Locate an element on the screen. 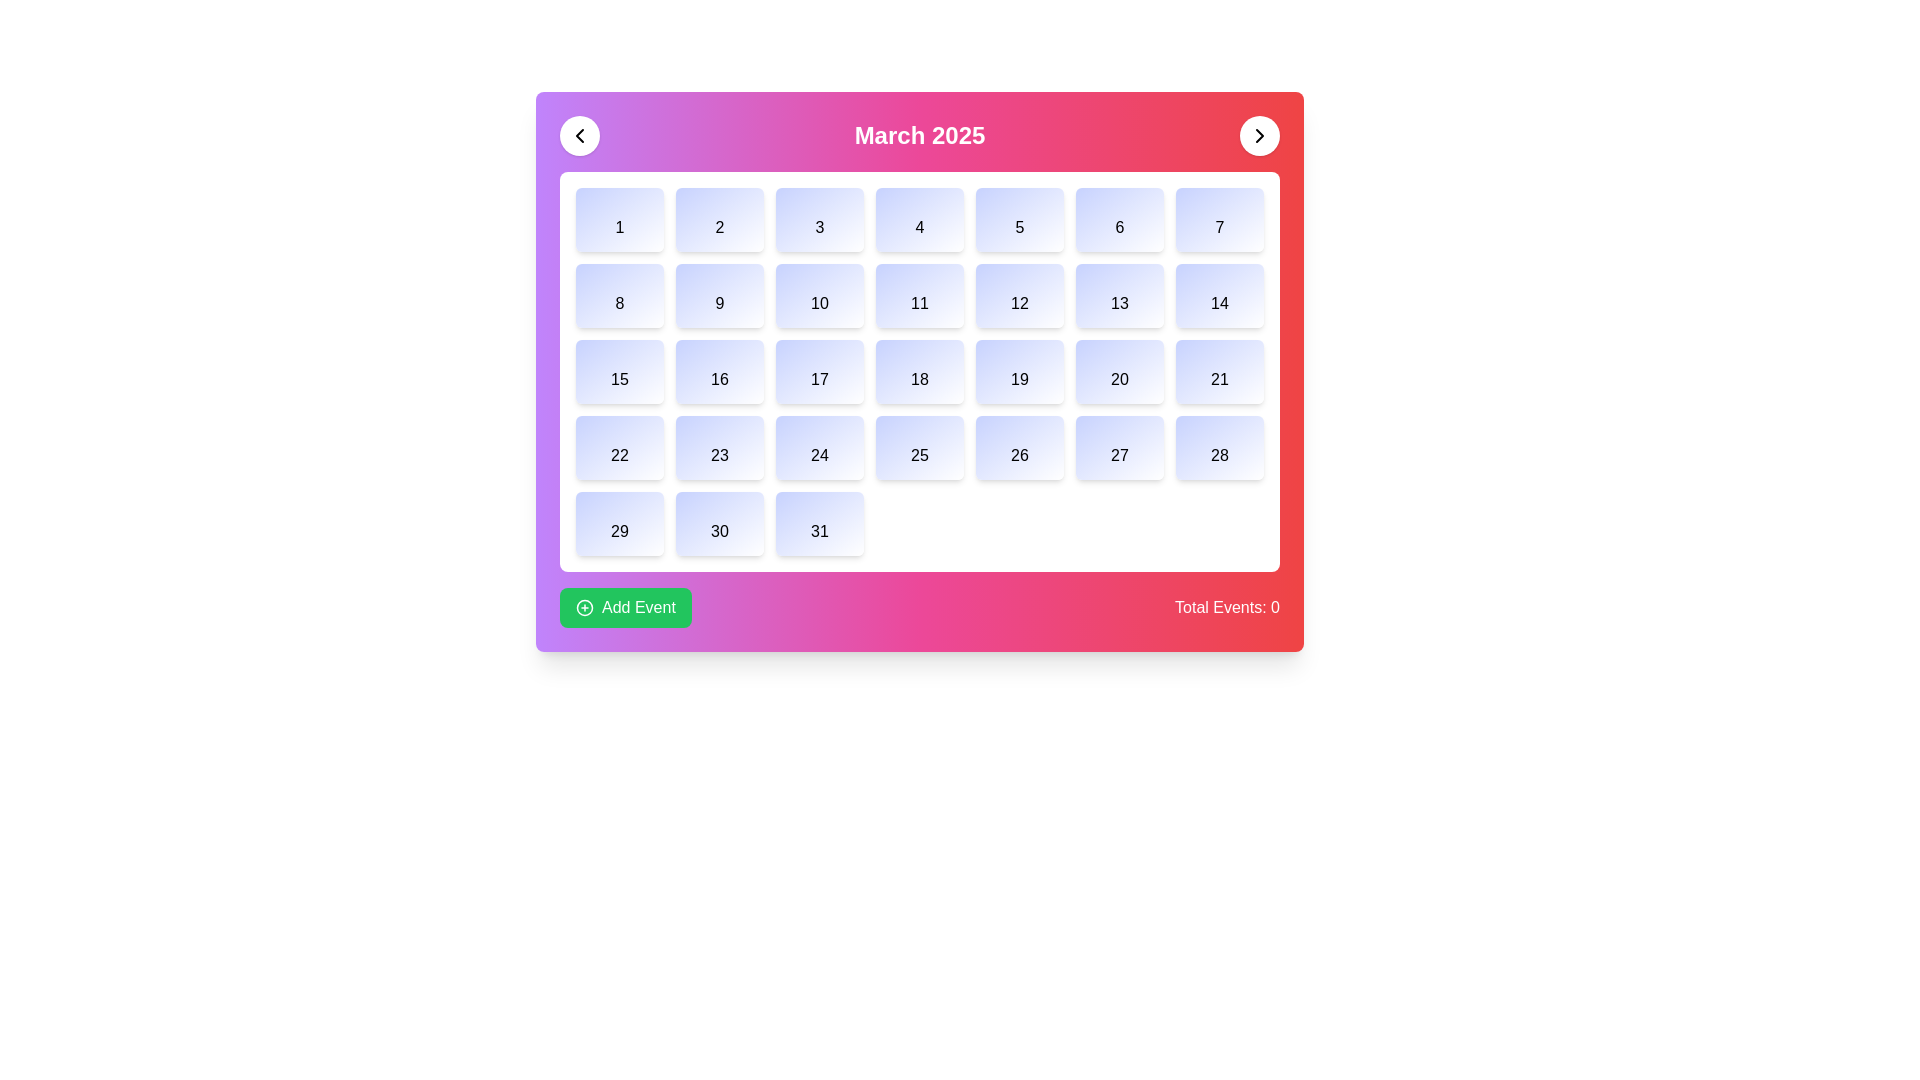 Image resolution: width=1920 pixels, height=1080 pixels. the calendar tile representing the 19th day of March 2025 is located at coordinates (1019, 371).